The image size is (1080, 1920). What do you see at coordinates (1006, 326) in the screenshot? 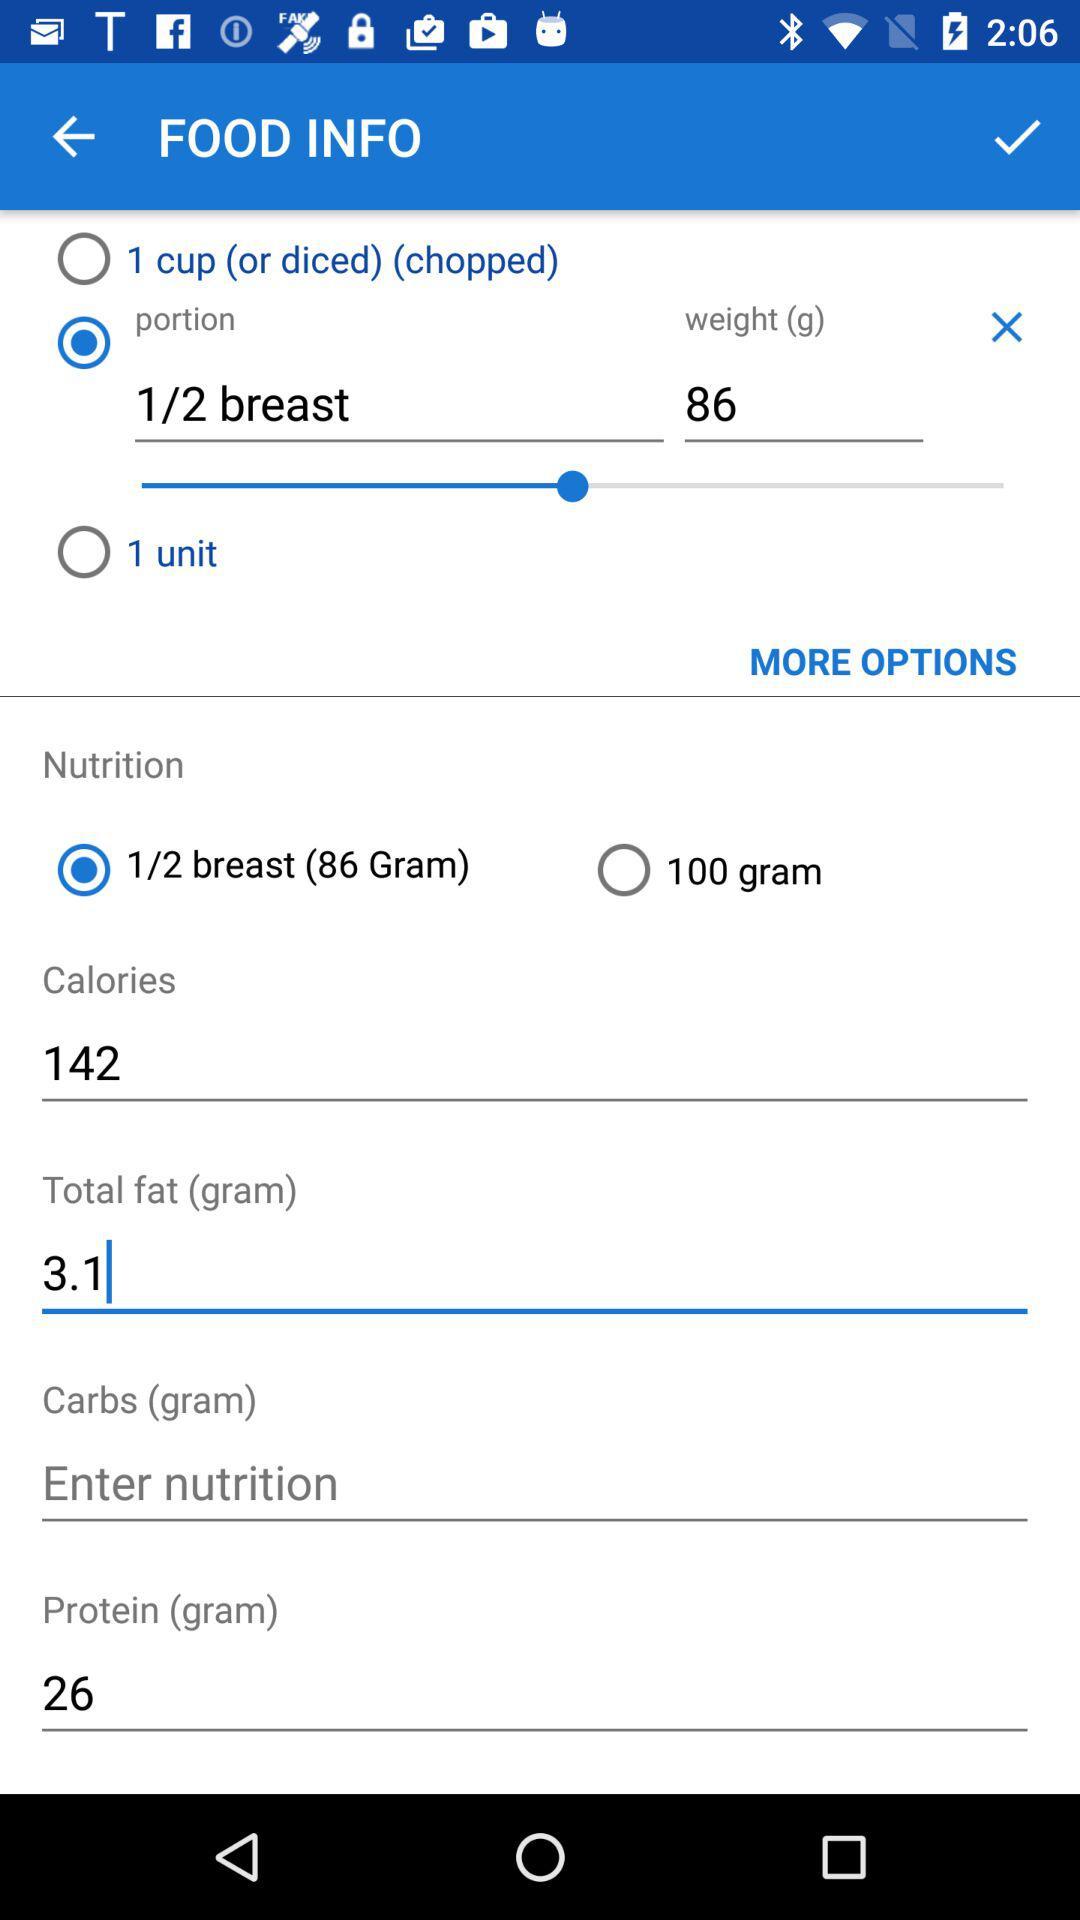
I see `close` at bounding box center [1006, 326].